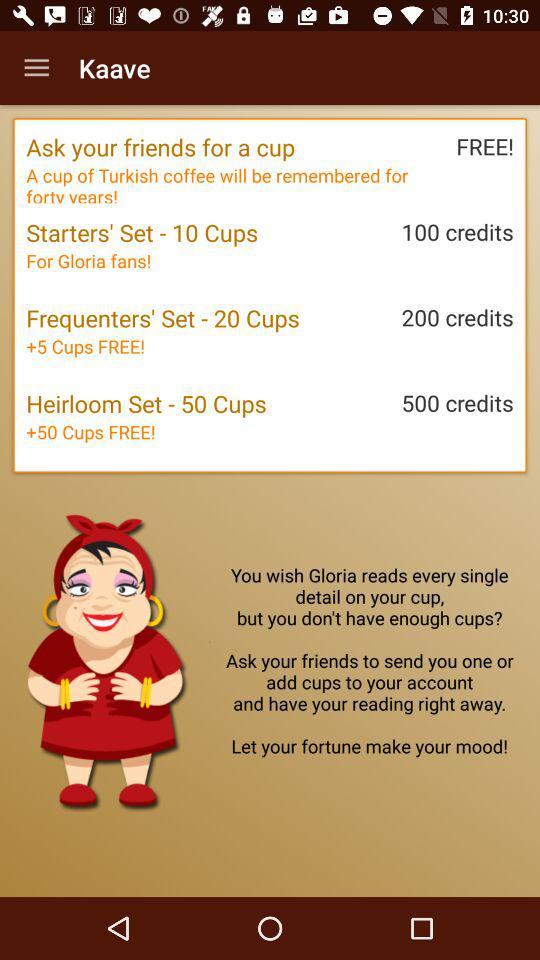 This screenshot has height=960, width=540. Describe the element at coordinates (36, 68) in the screenshot. I see `icon above the ask your friends` at that location.